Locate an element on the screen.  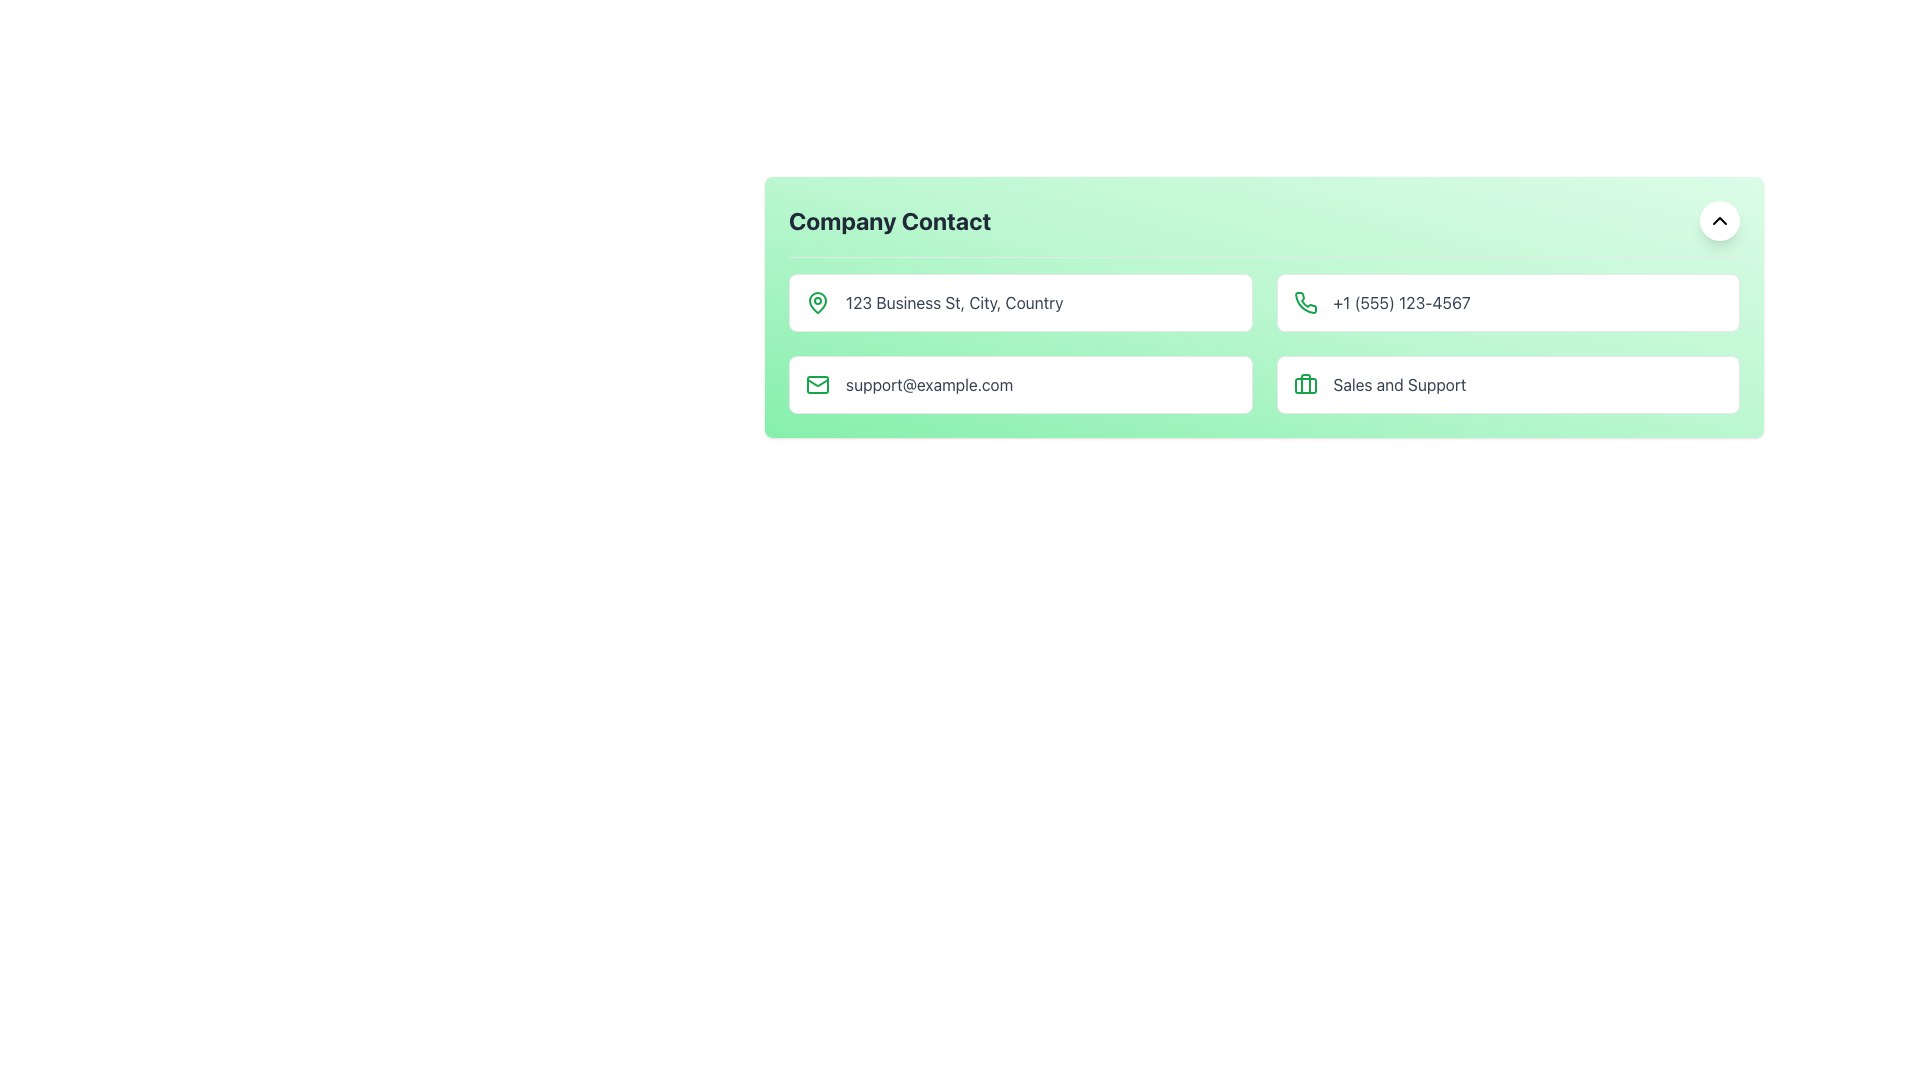
the text label displaying the phone number '+1 (555) 123-4567', which is located to the right of a green phone icon within a contact information layout is located at coordinates (1401, 303).